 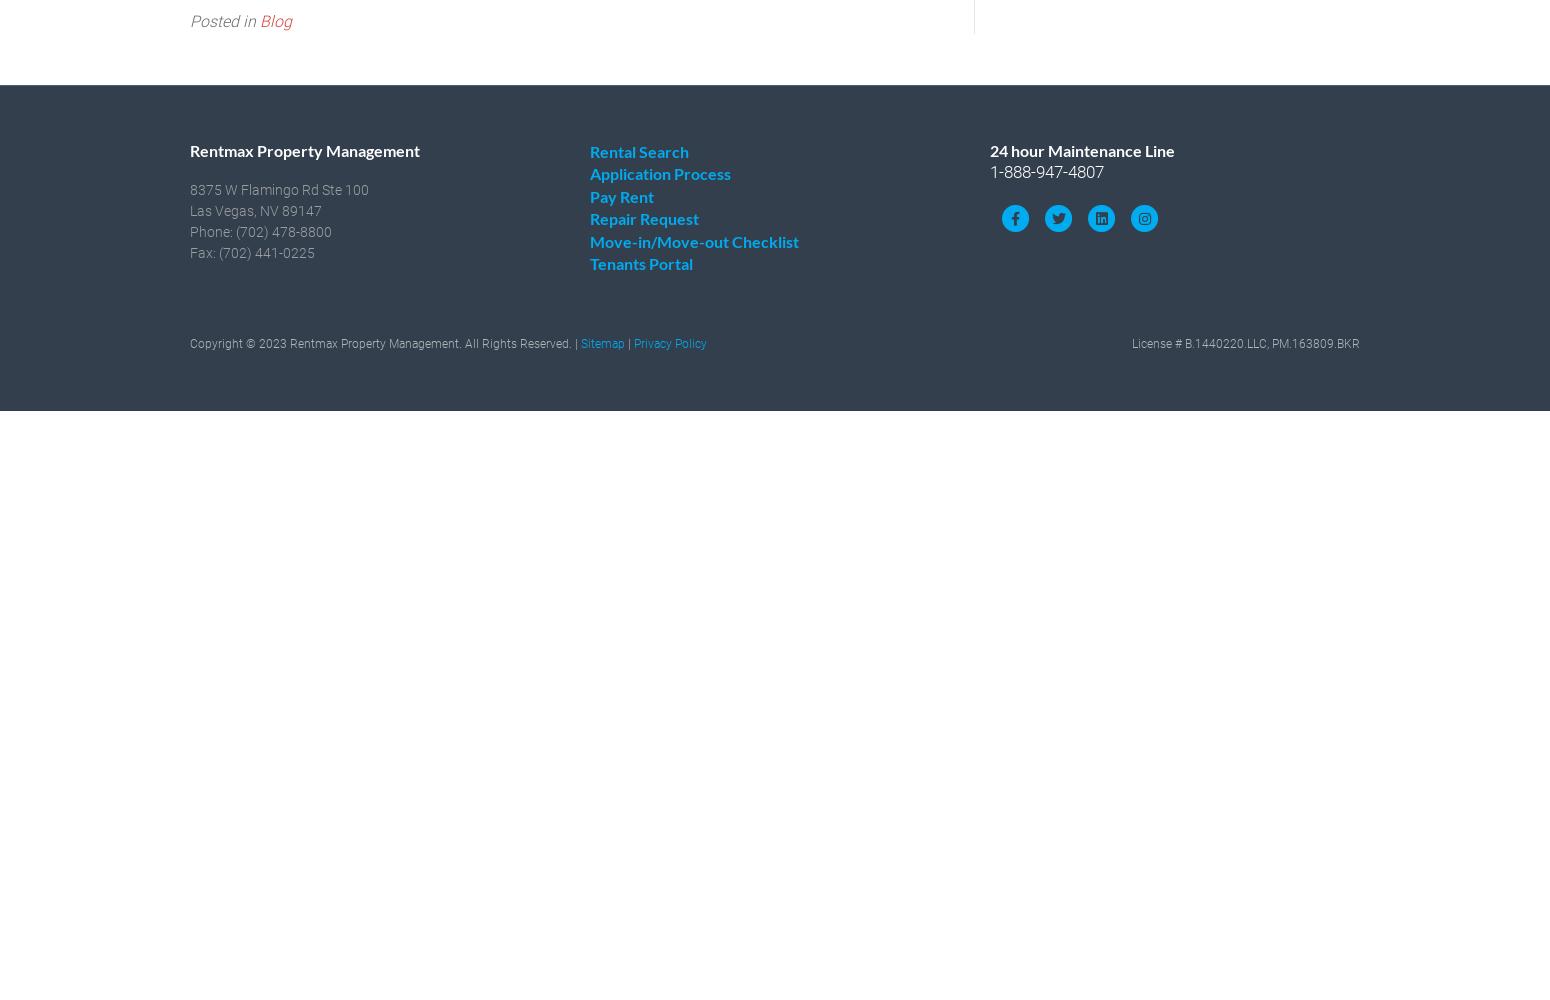 What do you see at coordinates (643, 217) in the screenshot?
I see `'Repair Request'` at bounding box center [643, 217].